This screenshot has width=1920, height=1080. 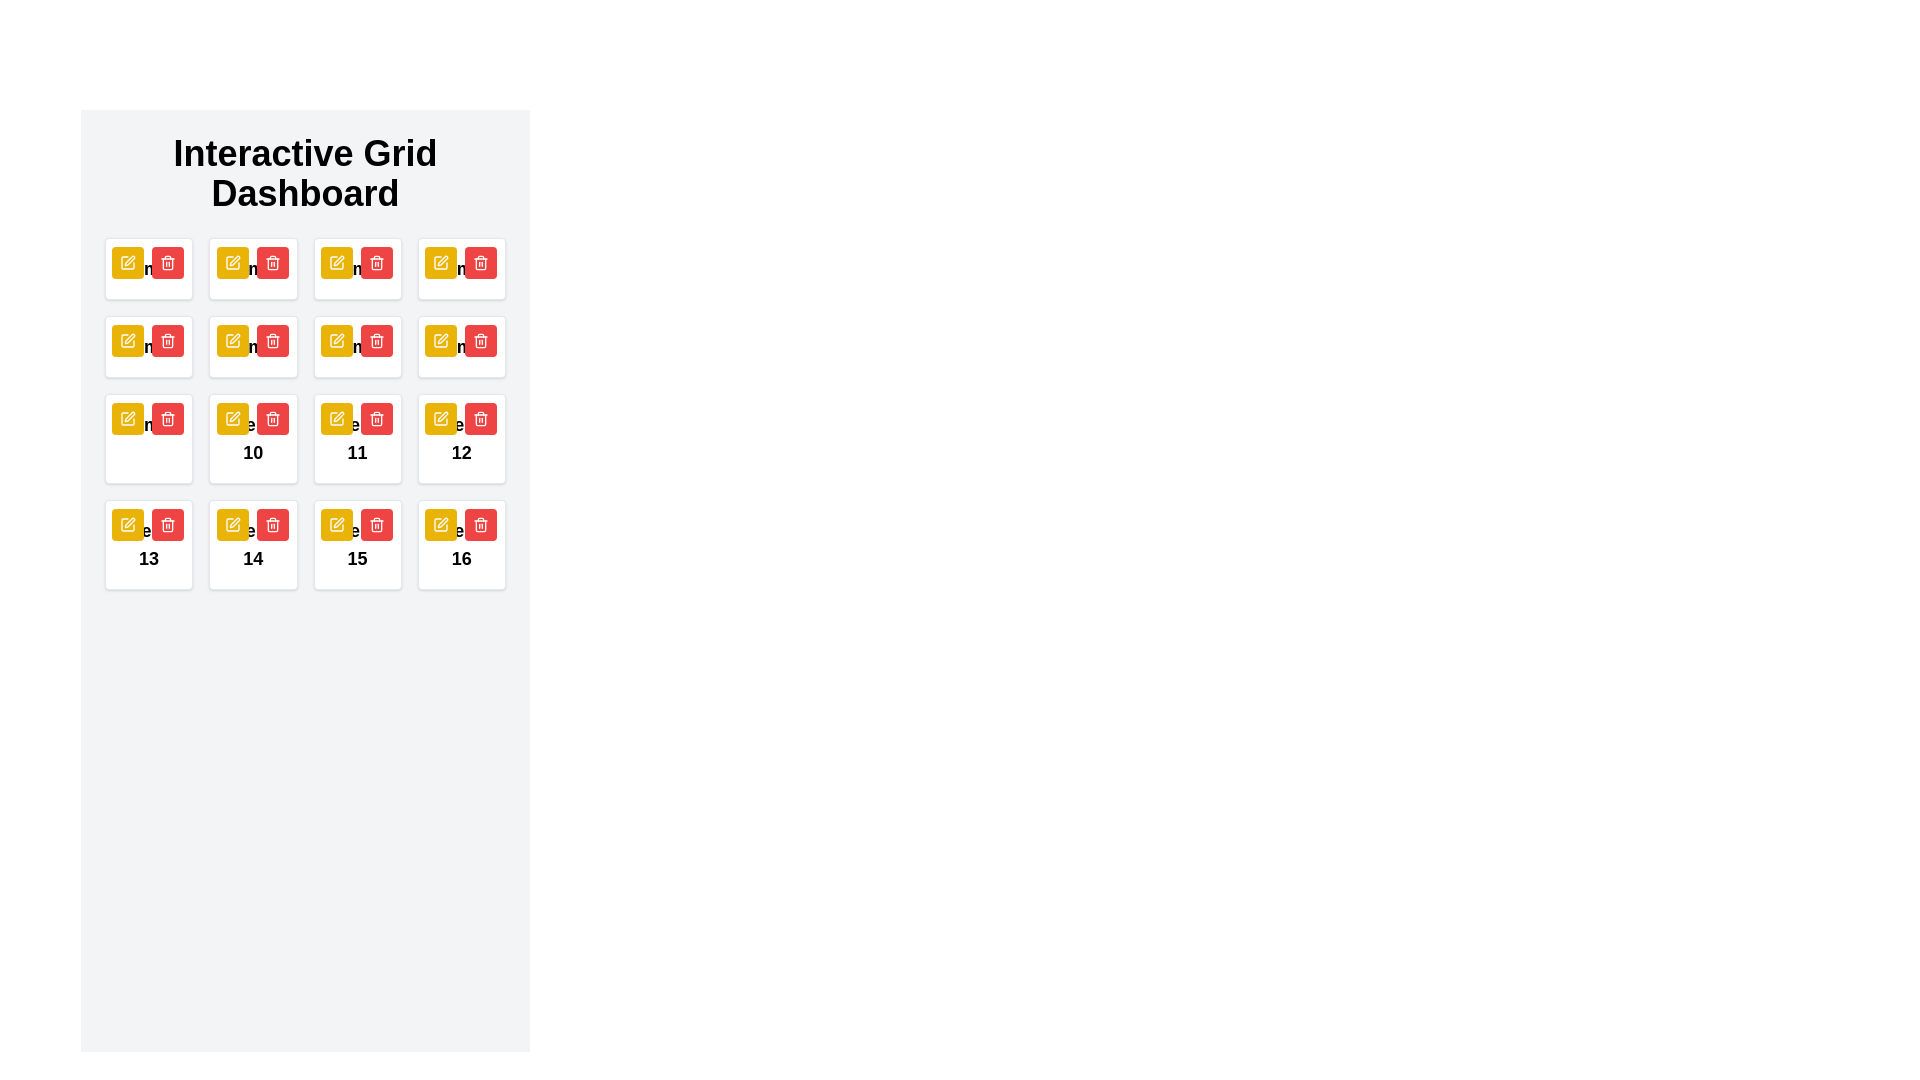 What do you see at coordinates (127, 418) in the screenshot?
I see `the editing icon represented by a square with a rounded pen-like icon, located in the top-left region of the twelfth card on the interactive grid dashboard` at bounding box center [127, 418].